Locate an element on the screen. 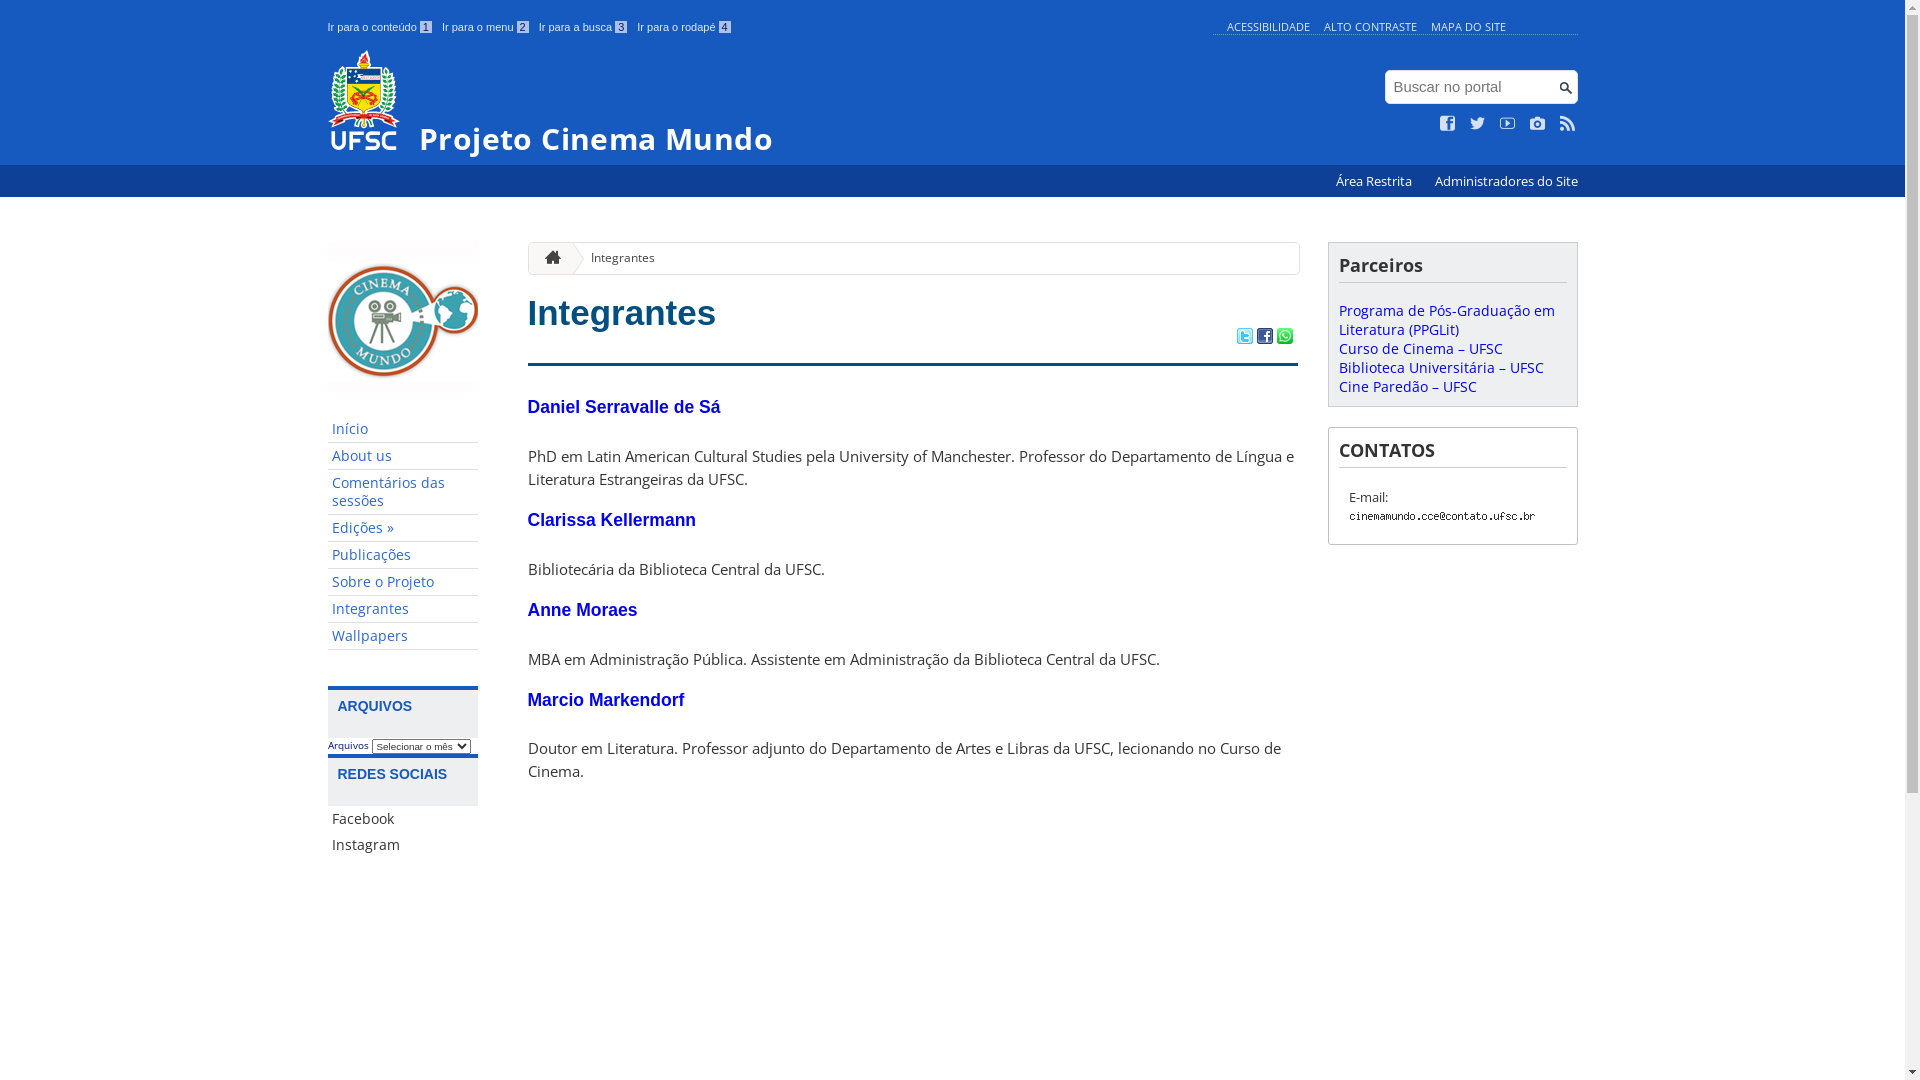 This screenshot has width=1920, height=1080. 'Veja no Instagram' is located at coordinates (1536, 123).